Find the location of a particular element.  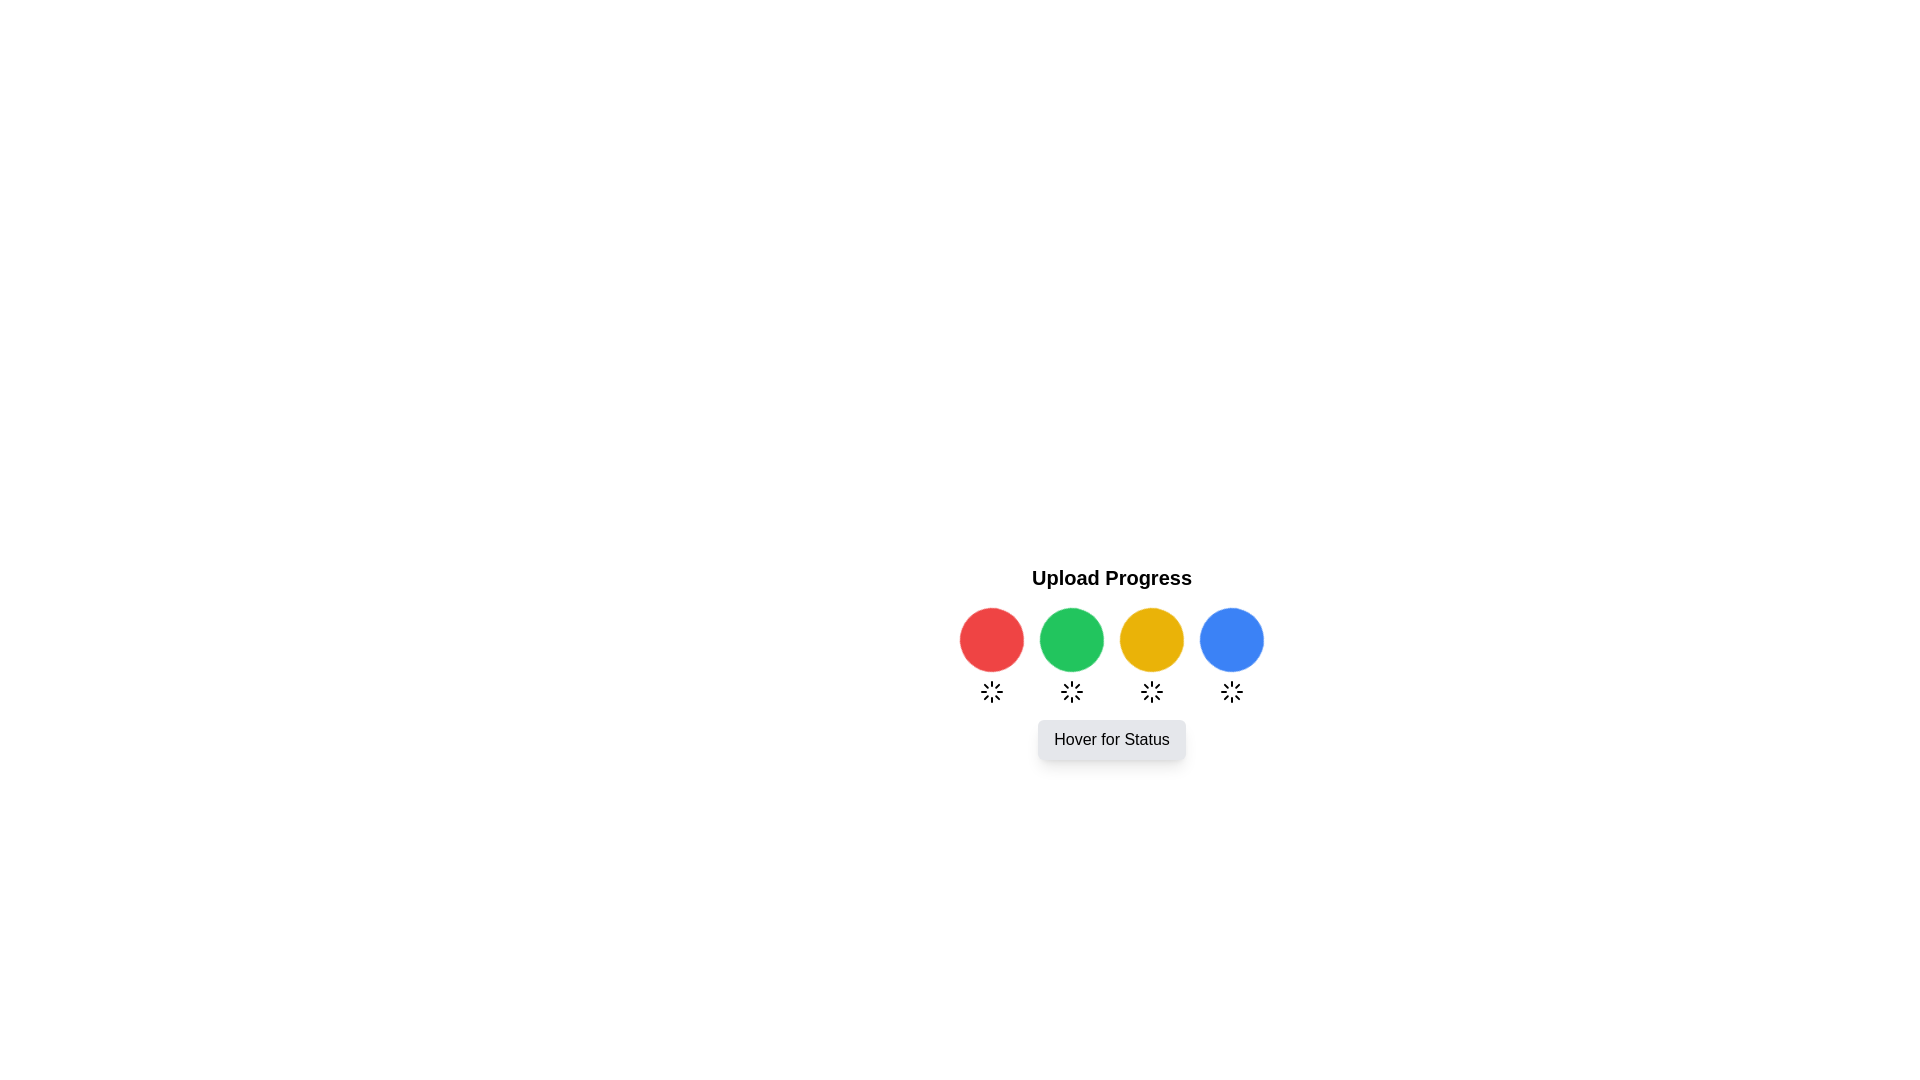

the non-interactive text label that identifies the content or function of the surrounding UI elements, positioned centrally above the upload progress indicators is located at coordinates (1111, 578).